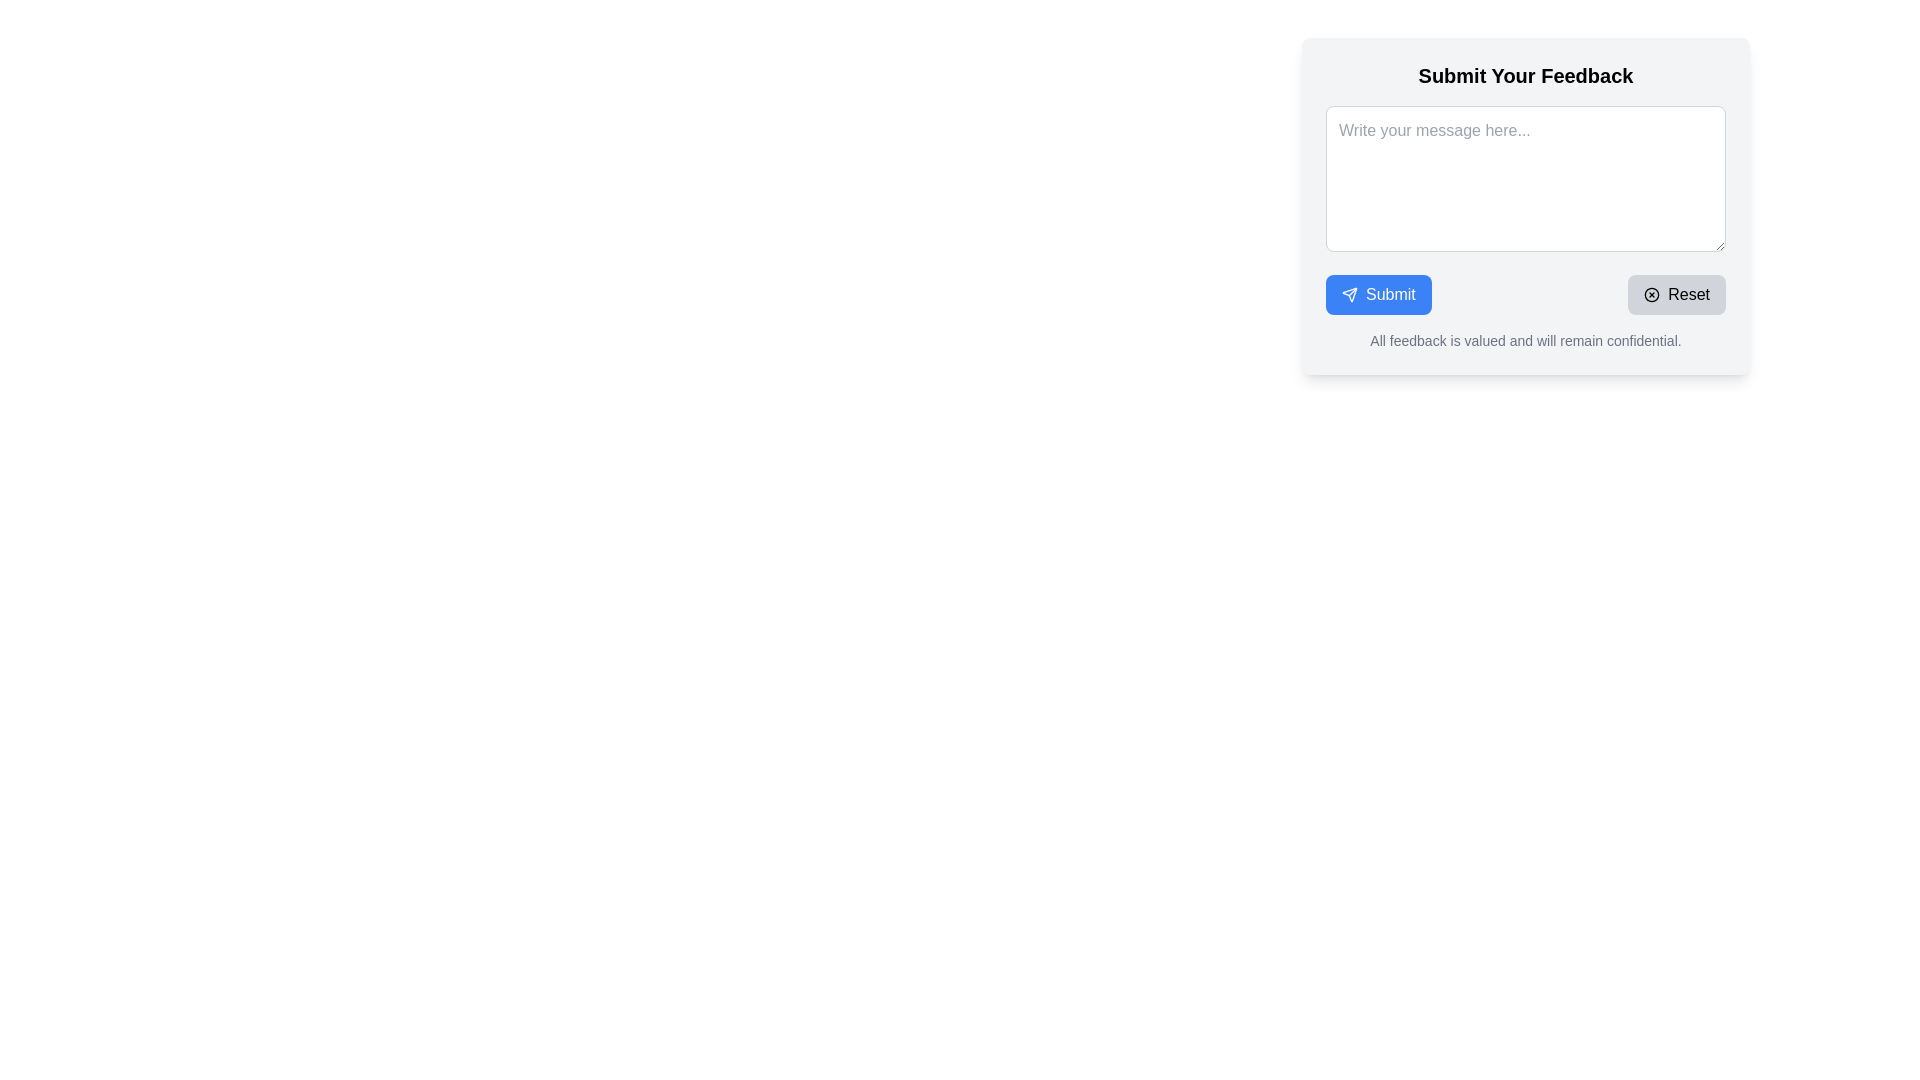  I want to click on the title text of the feedback form, which is positioned at the top of the form above the text input field and action buttons, so click(1525, 75).